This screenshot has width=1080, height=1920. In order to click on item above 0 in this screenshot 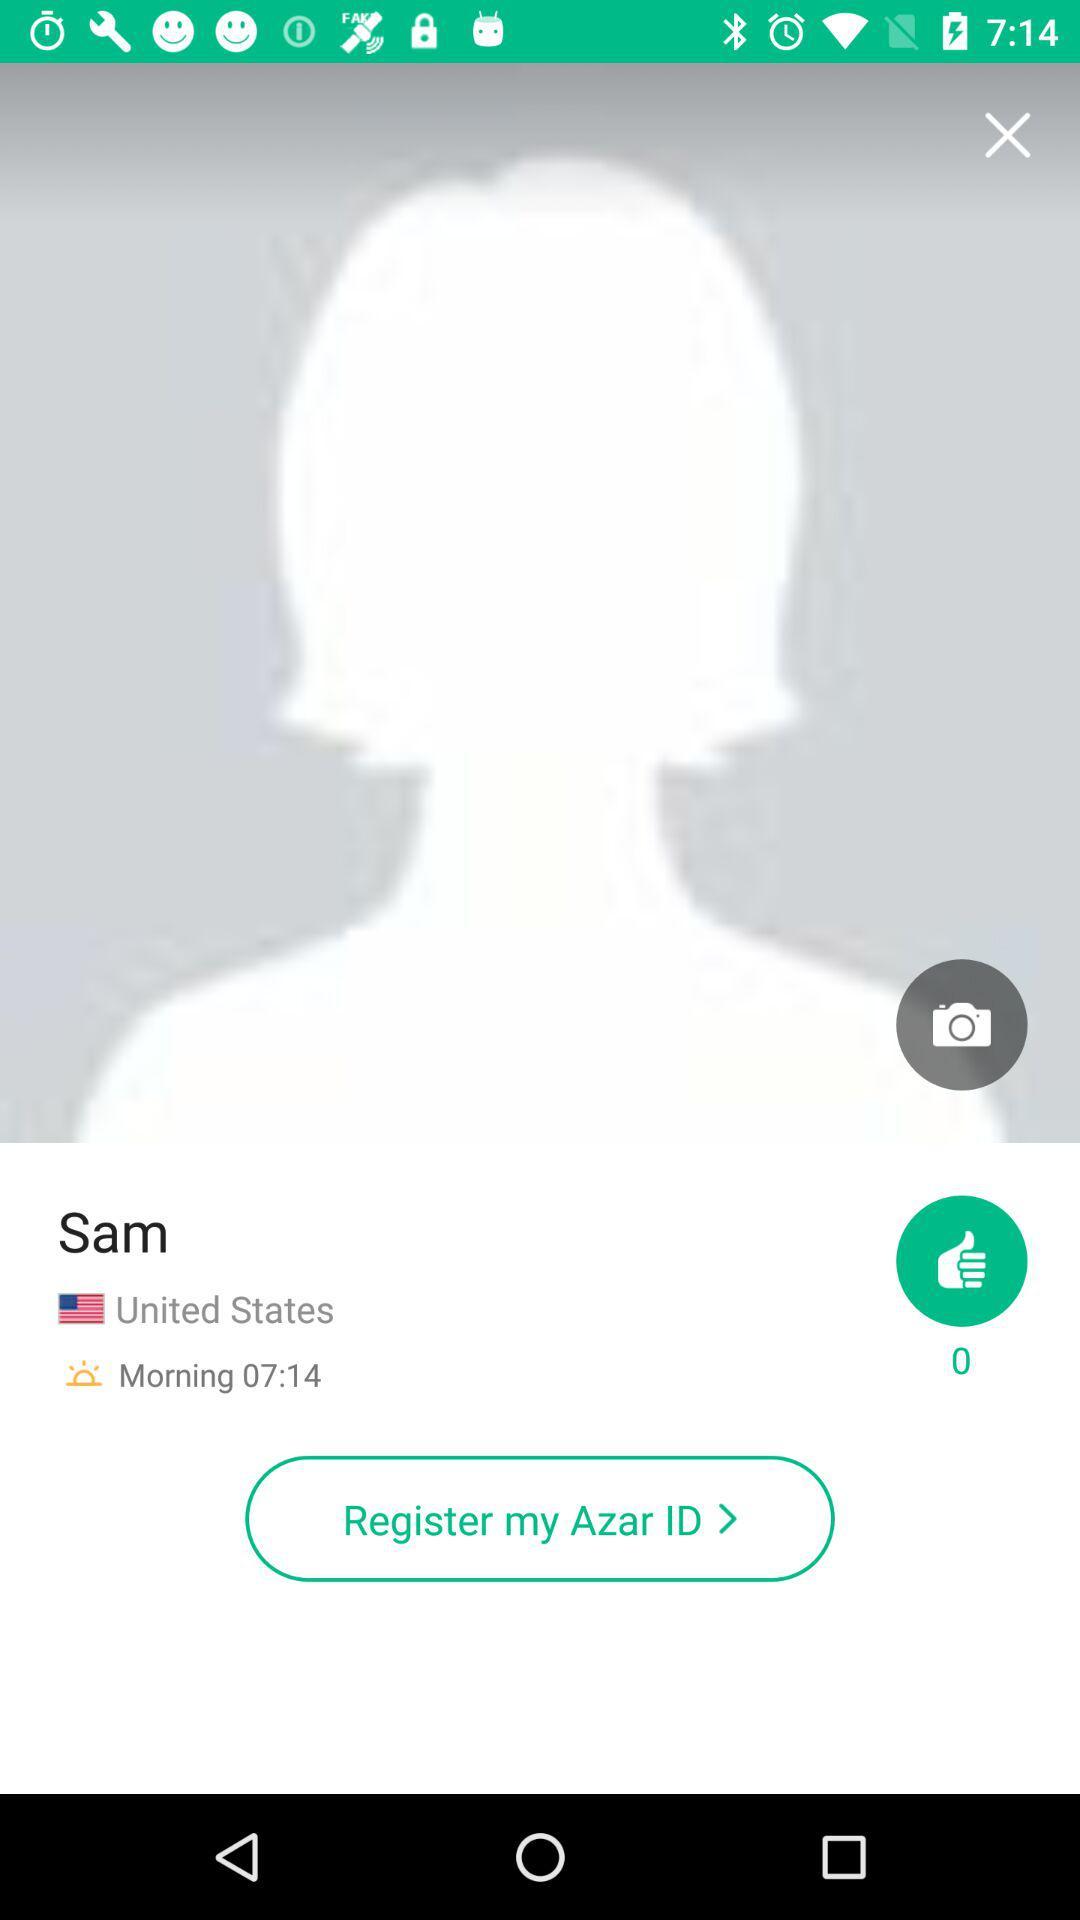, I will do `click(960, 1024)`.